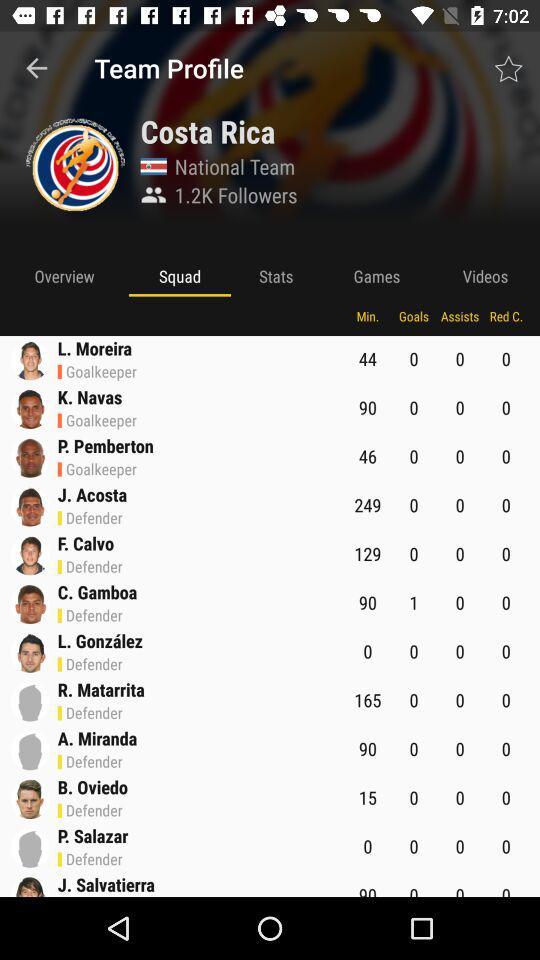 The width and height of the screenshot is (540, 960). What do you see at coordinates (179, 275) in the screenshot?
I see `app next to the stats item` at bounding box center [179, 275].